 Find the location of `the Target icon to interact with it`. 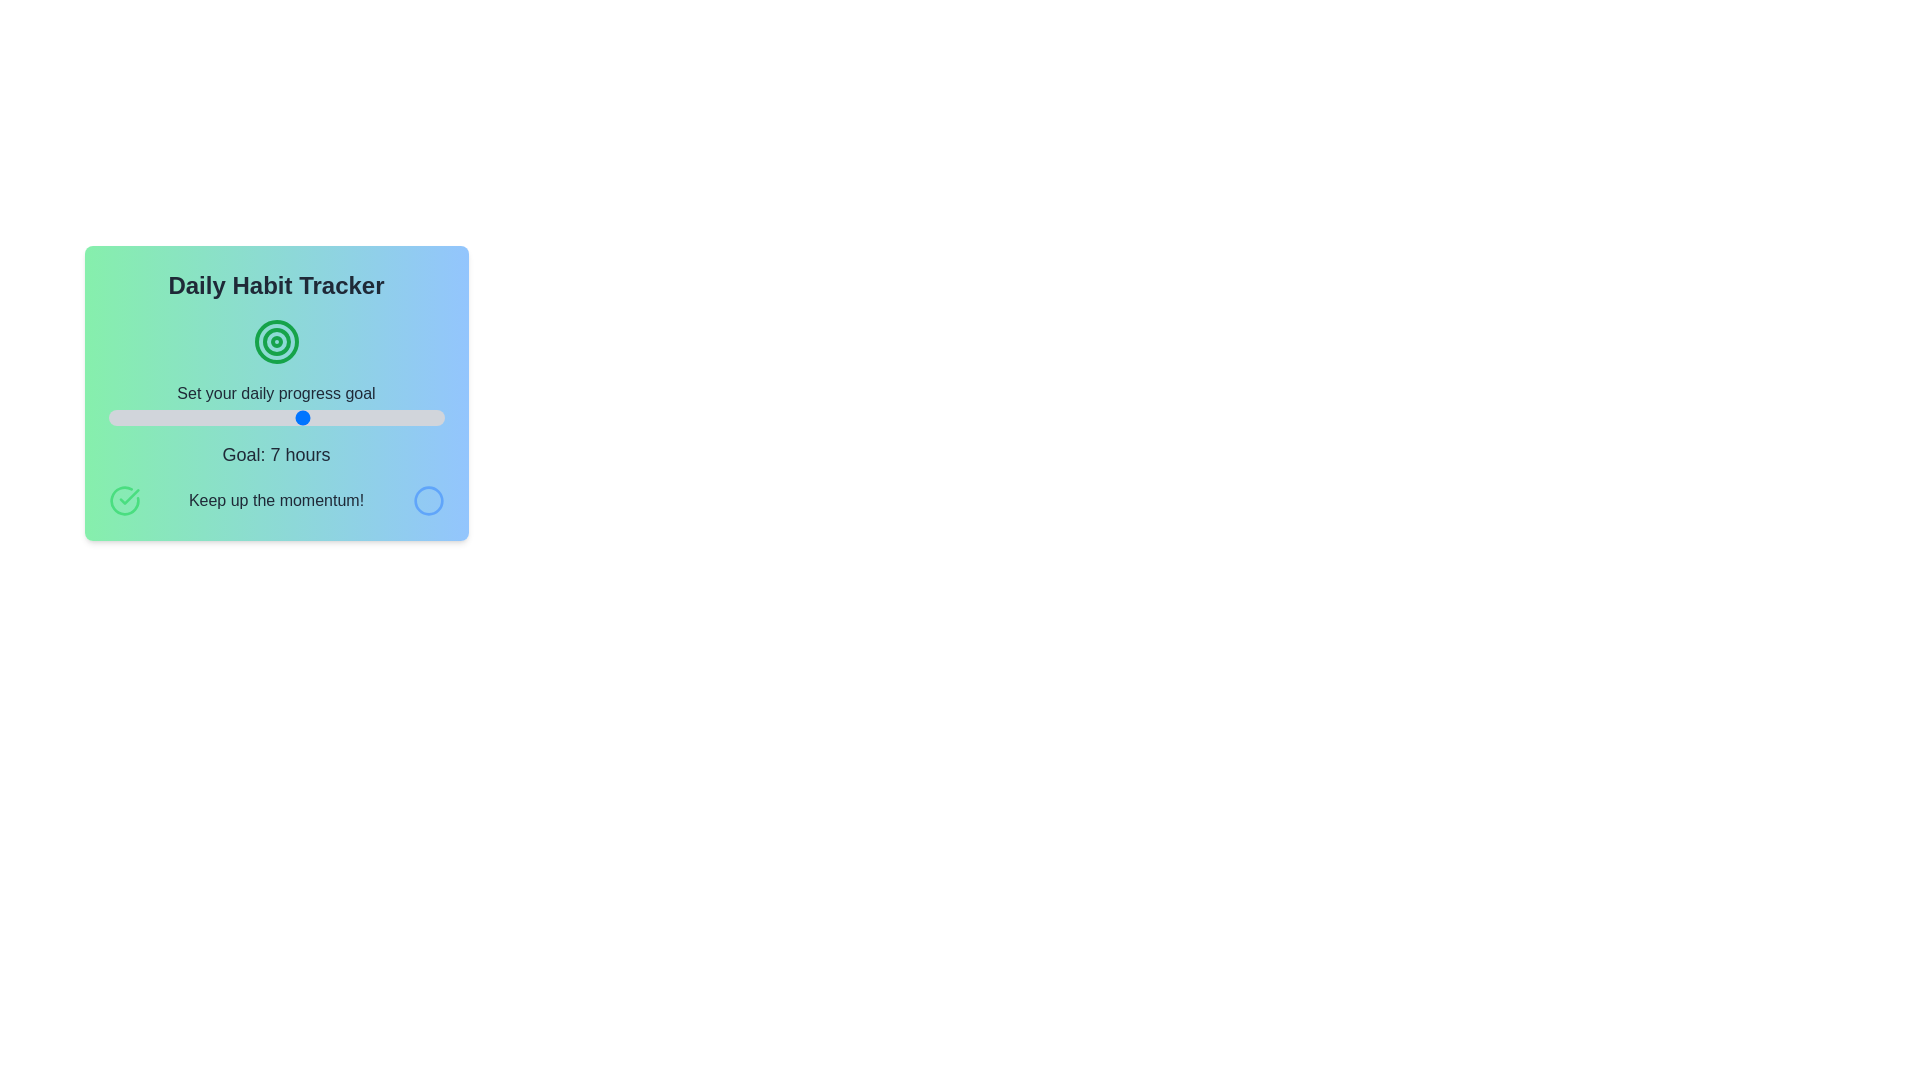

the Target icon to interact with it is located at coordinates (275, 341).